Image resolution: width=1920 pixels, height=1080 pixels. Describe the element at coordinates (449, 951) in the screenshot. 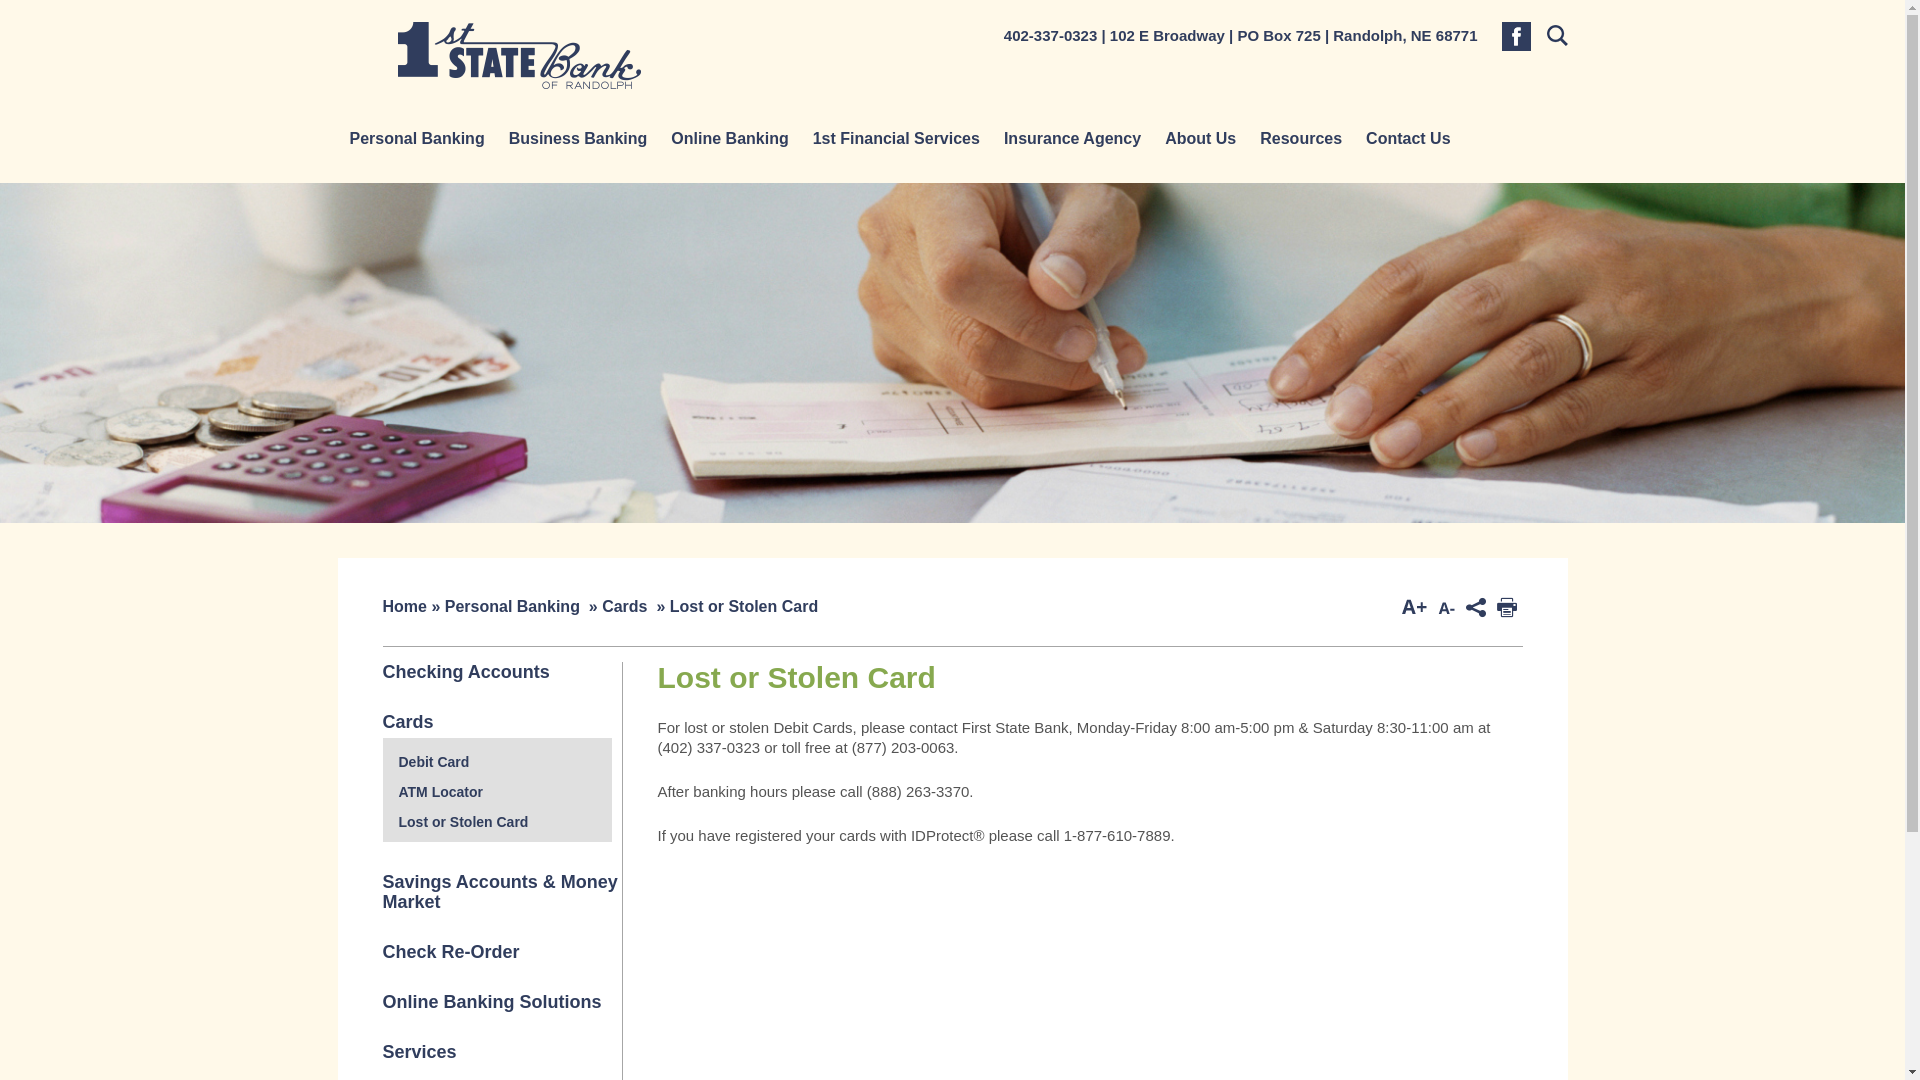

I see `'Check Re-Order'` at that location.